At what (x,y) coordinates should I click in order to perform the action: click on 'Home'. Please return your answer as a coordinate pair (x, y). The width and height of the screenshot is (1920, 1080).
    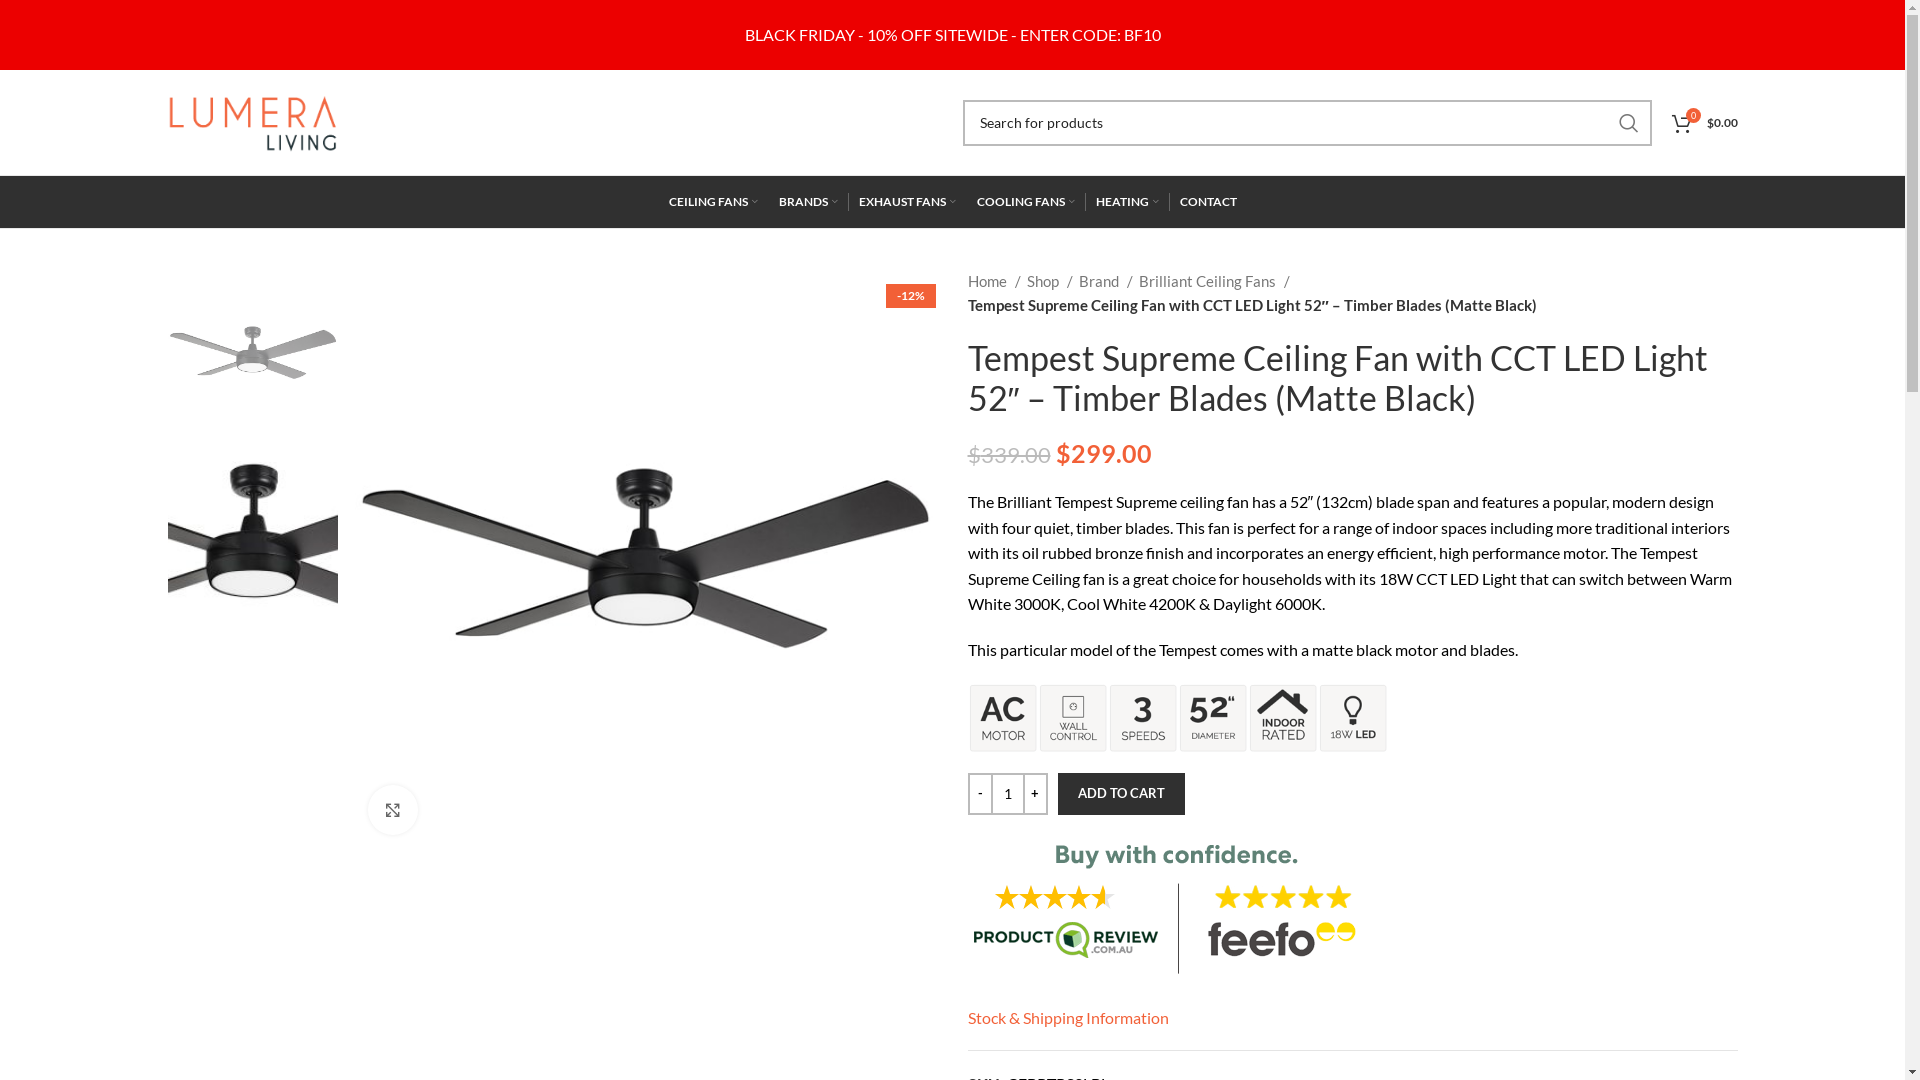
    Looking at the image, I should click on (994, 281).